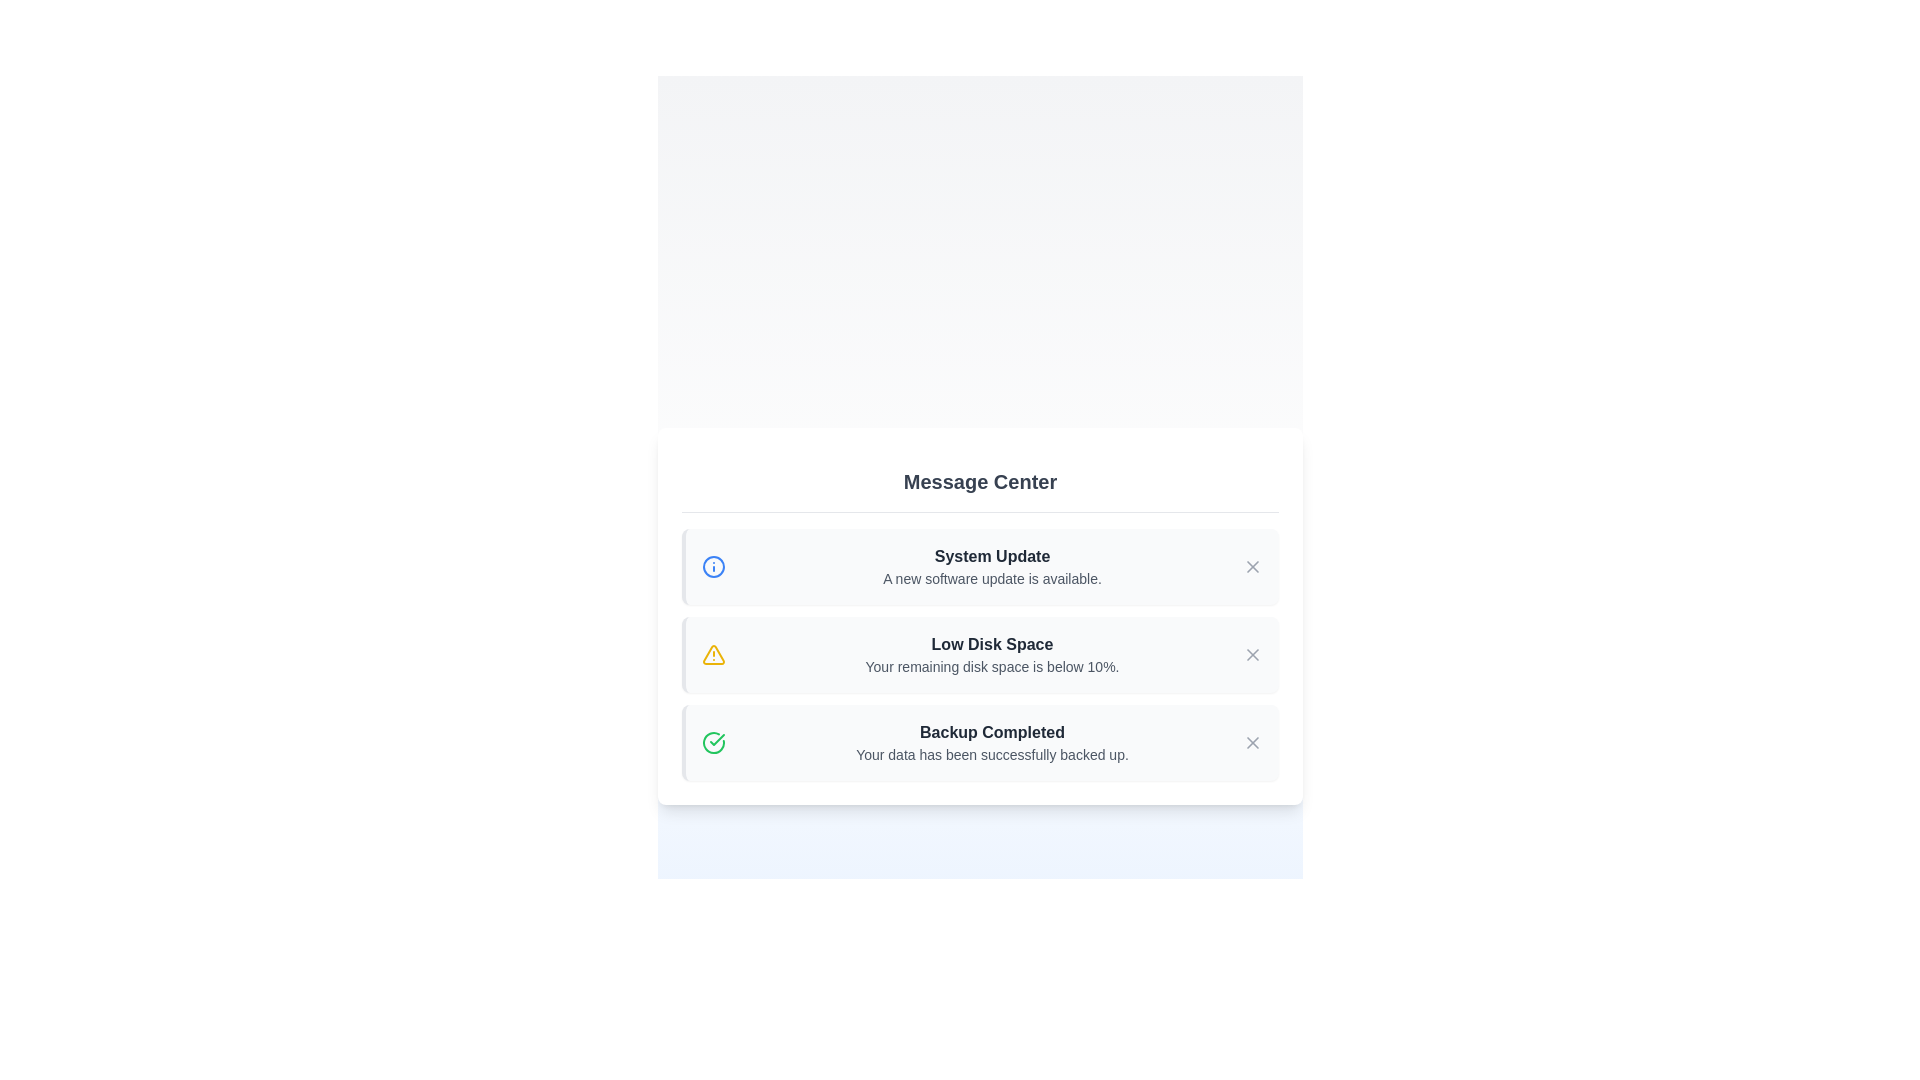 This screenshot has height=1080, width=1920. I want to click on the circular SVG shape that represents the 'System Update' notification in the leftmost blue icon of the 'Message Center', so click(714, 566).